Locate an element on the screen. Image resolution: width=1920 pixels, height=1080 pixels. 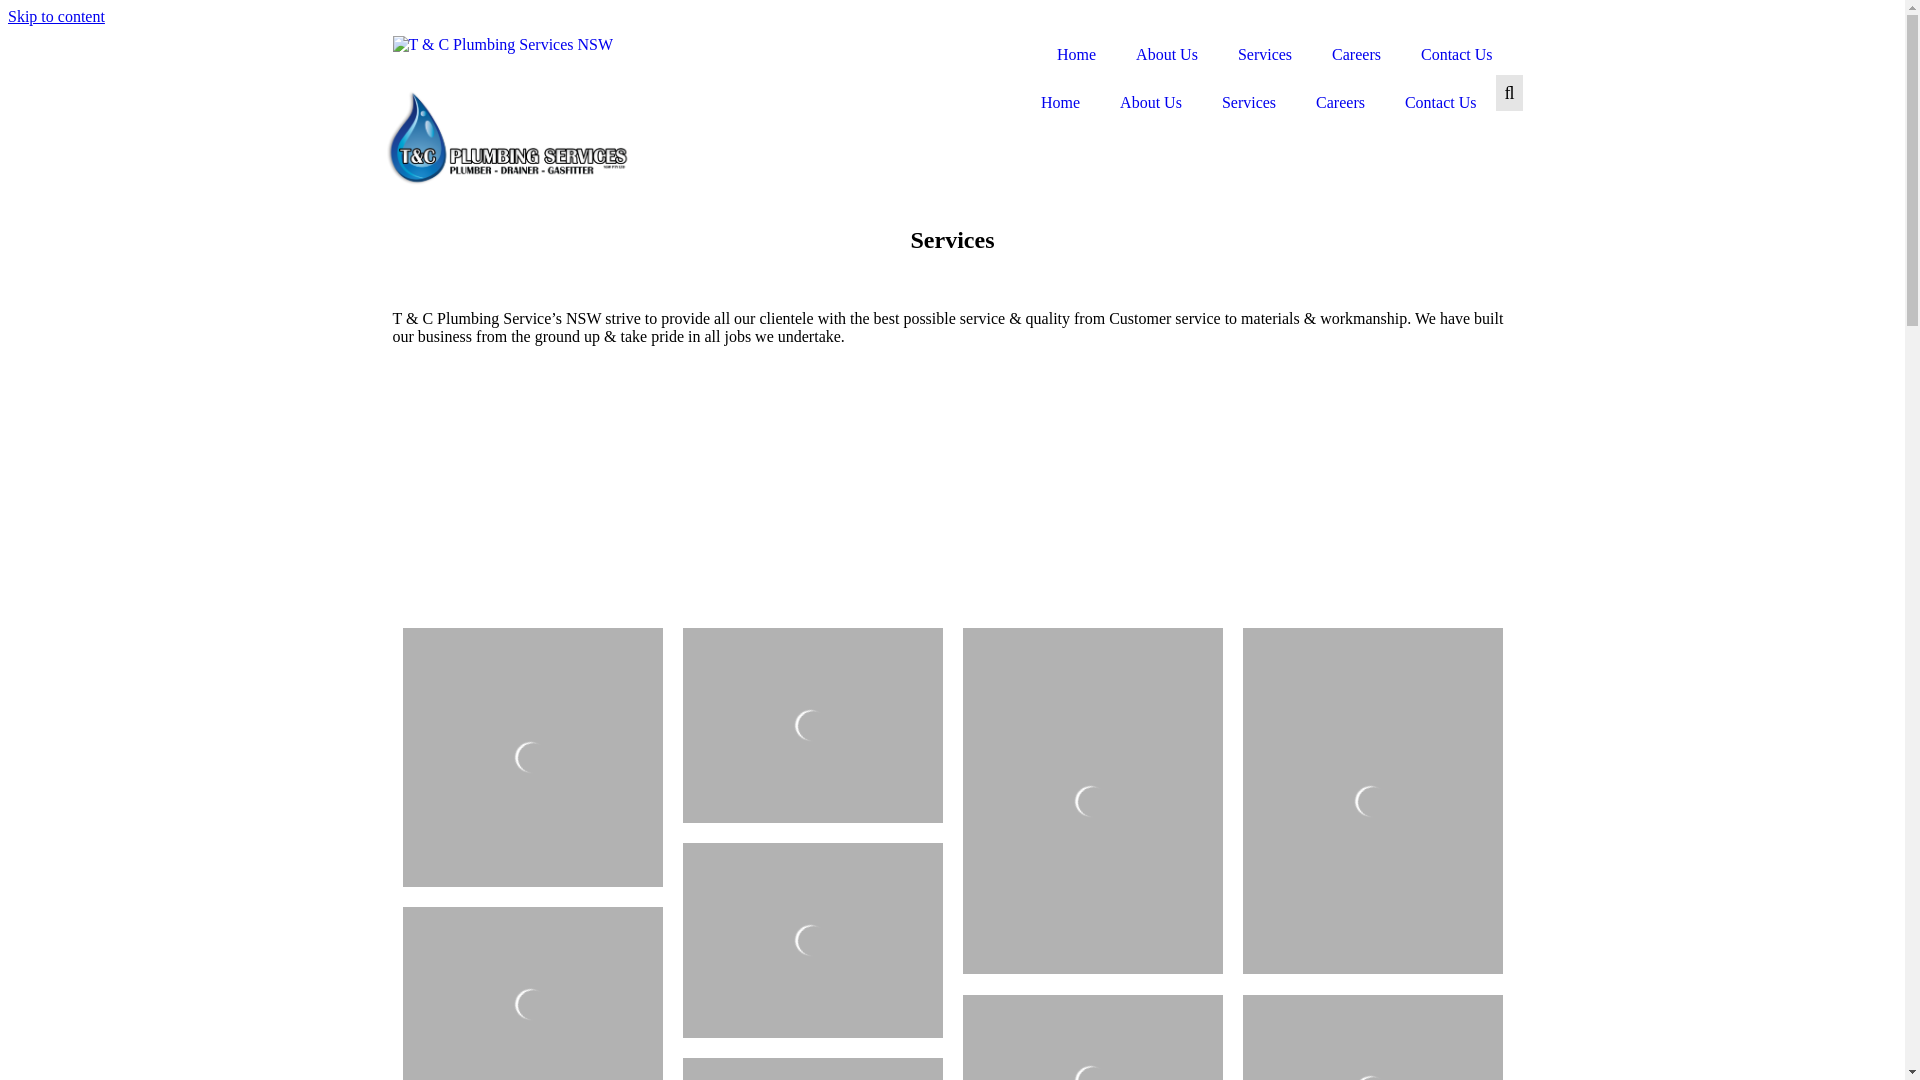
'Home' is located at coordinates (1075, 53).